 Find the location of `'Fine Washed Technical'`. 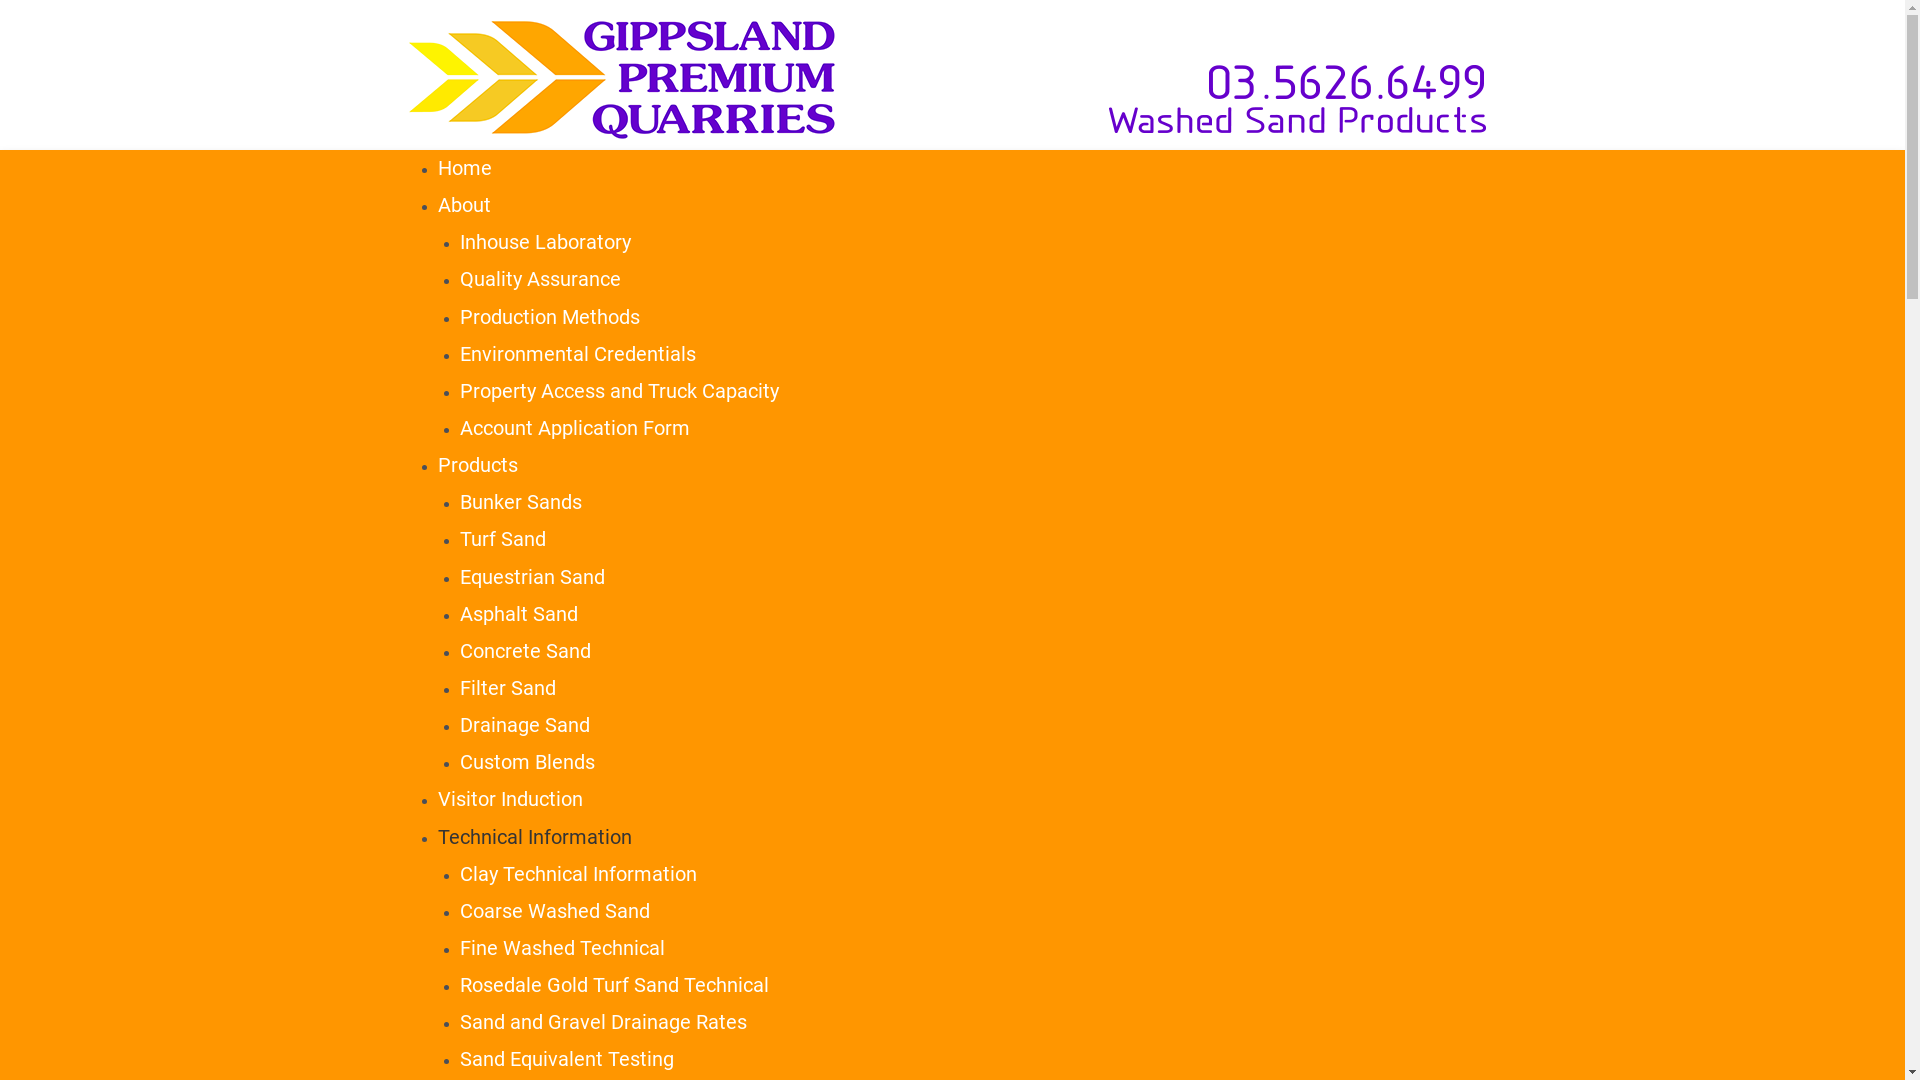

'Fine Washed Technical' is located at coordinates (459, 947).